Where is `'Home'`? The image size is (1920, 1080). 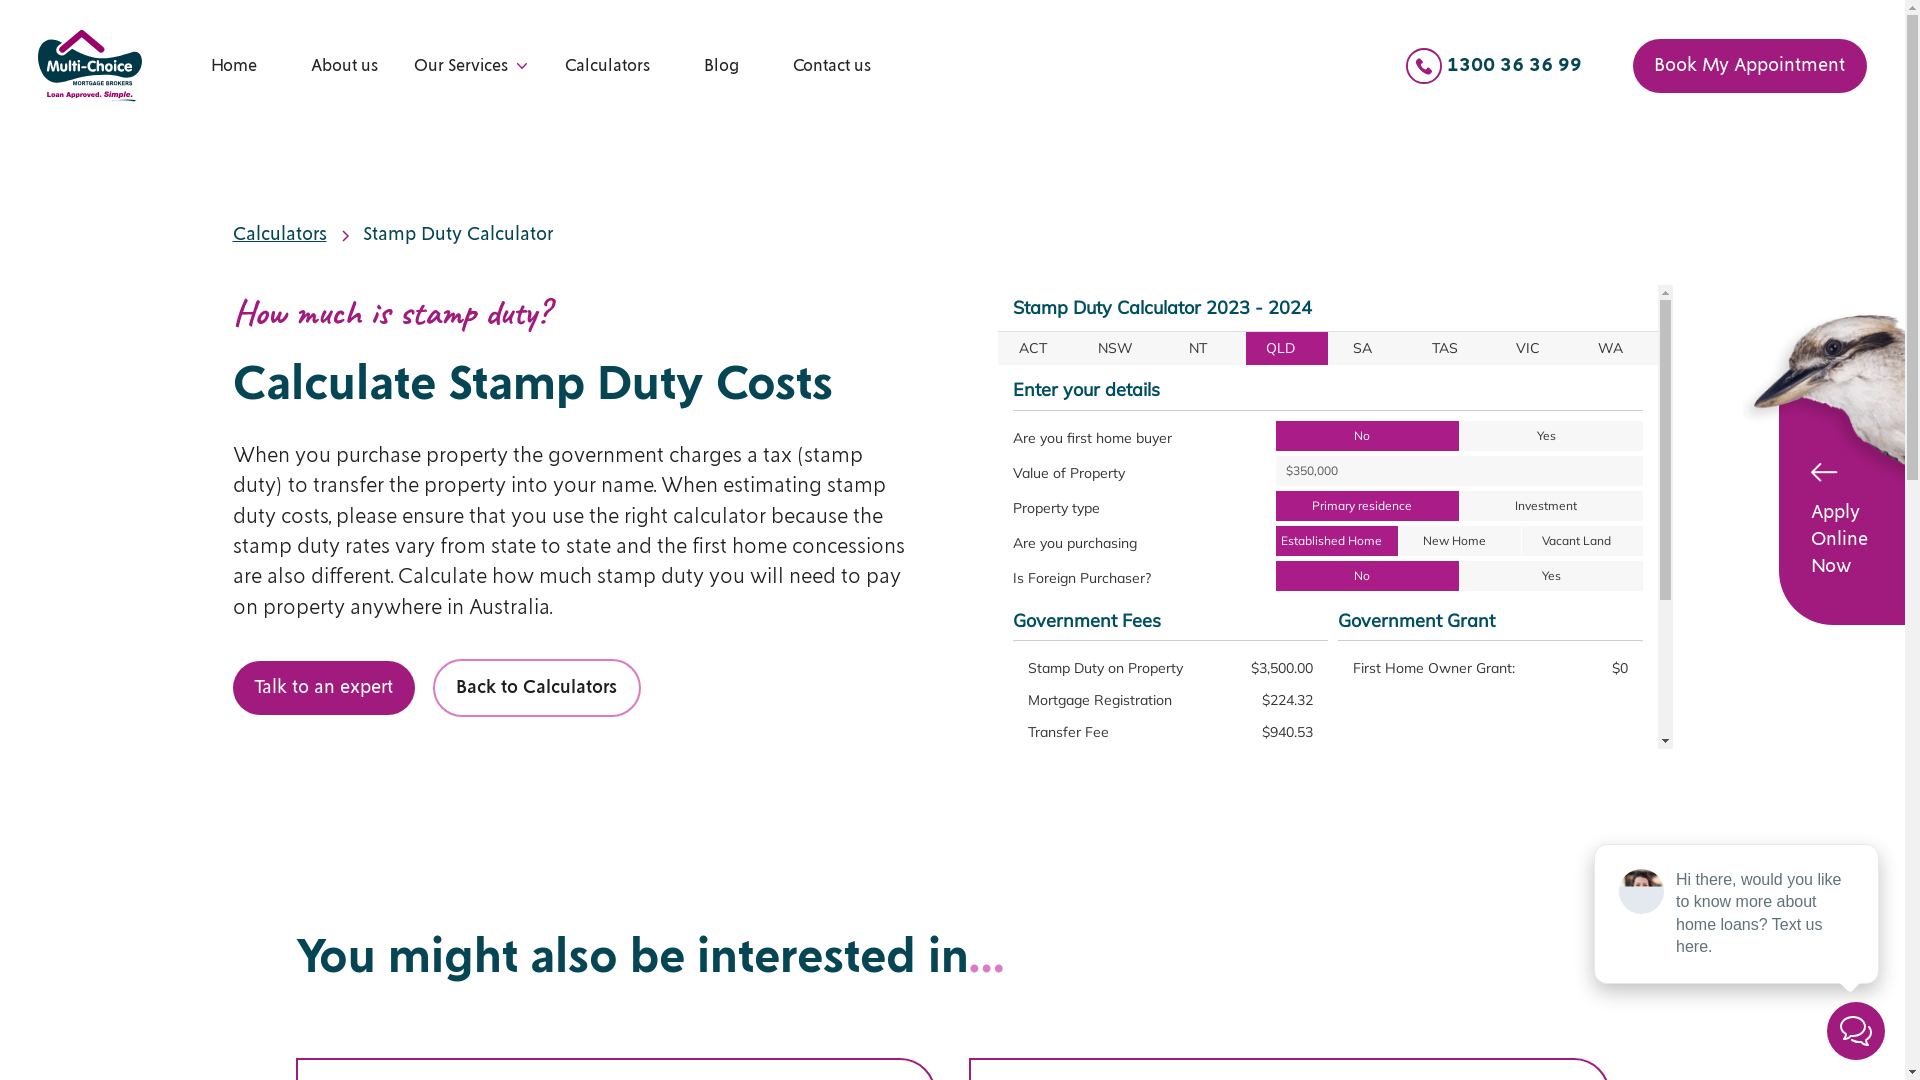 'Home' is located at coordinates (211, 64).